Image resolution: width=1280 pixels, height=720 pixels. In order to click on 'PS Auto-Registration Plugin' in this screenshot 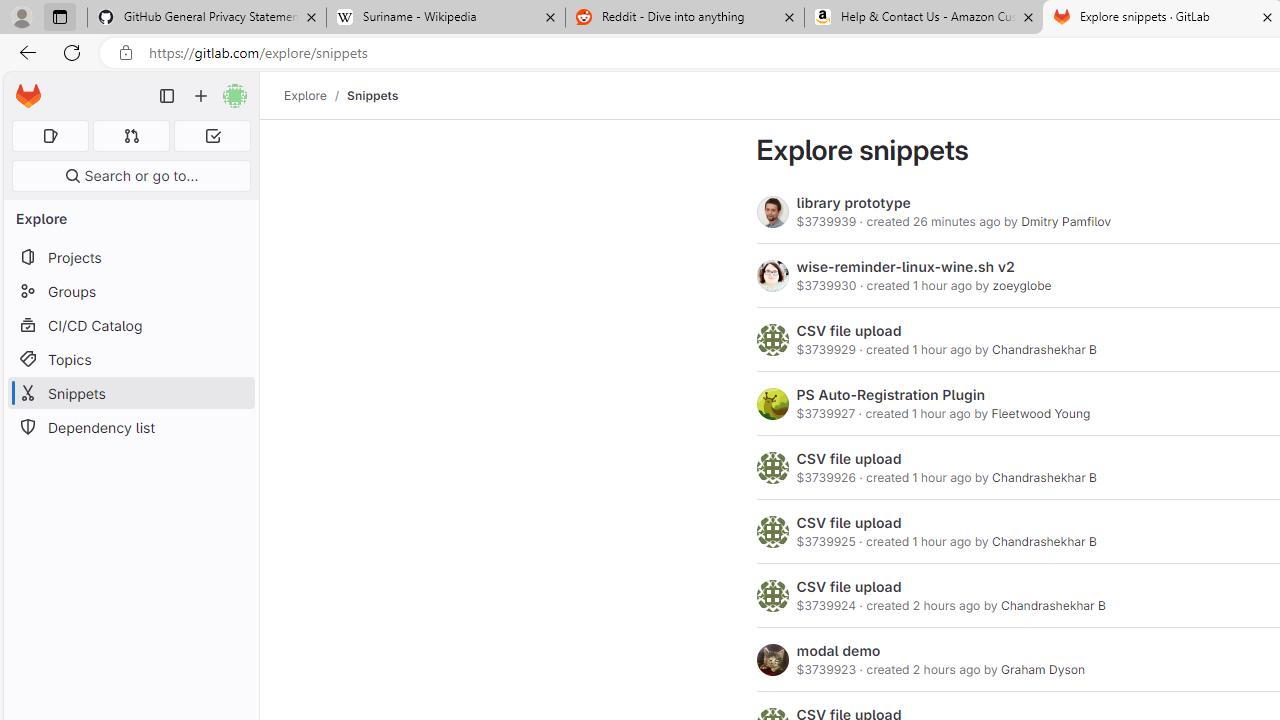, I will do `click(889, 394)`.